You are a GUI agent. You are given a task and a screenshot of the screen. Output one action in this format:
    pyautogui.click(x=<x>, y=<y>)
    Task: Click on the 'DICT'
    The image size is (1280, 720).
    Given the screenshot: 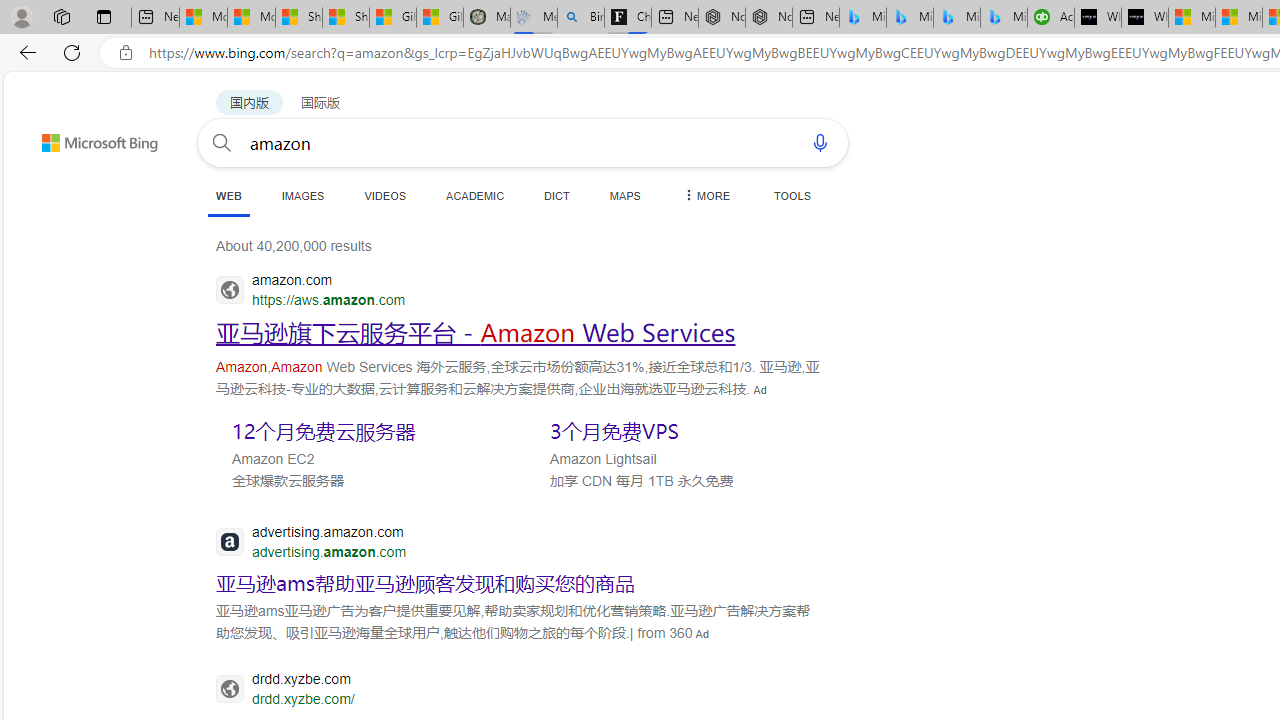 What is the action you would take?
    pyautogui.click(x=557, y=195)
    